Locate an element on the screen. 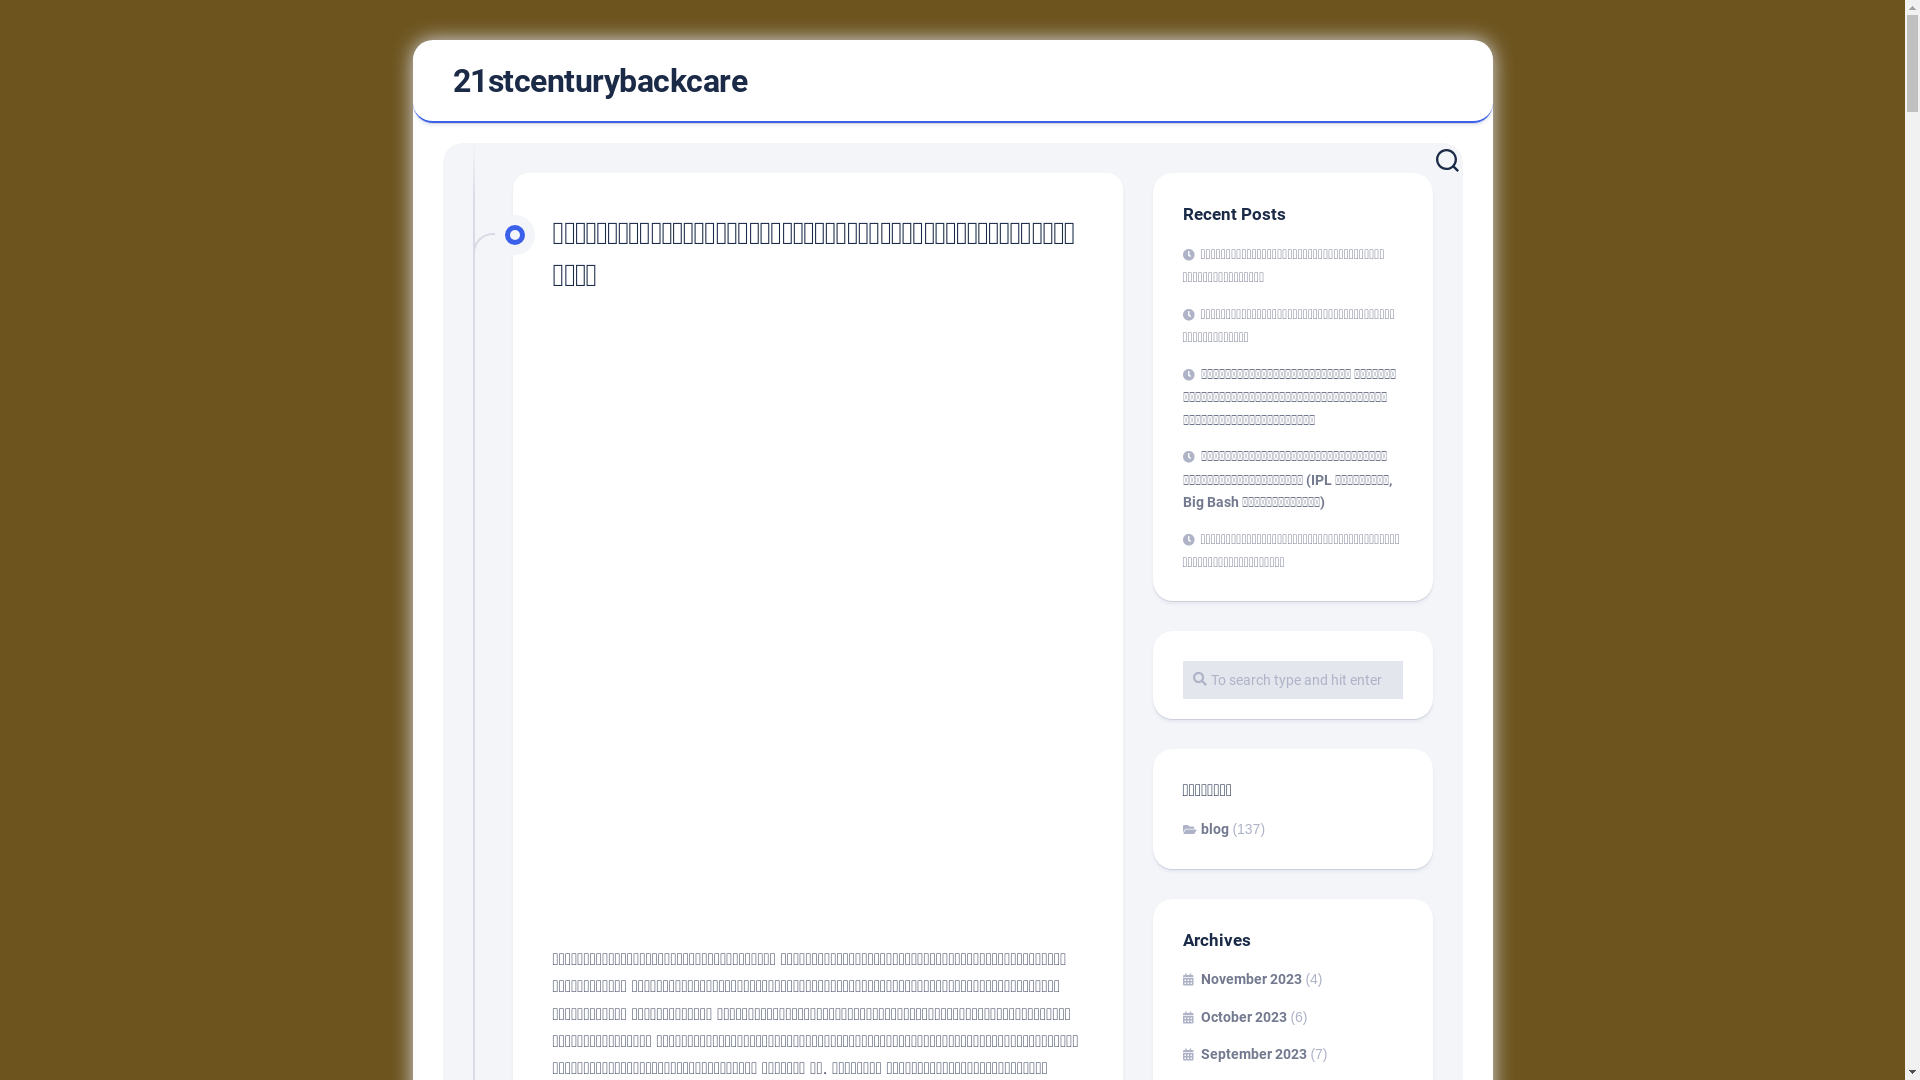 The width and height of the screenshot is (1920, 1080). 'blog' is located at coordinates (1203, 829).